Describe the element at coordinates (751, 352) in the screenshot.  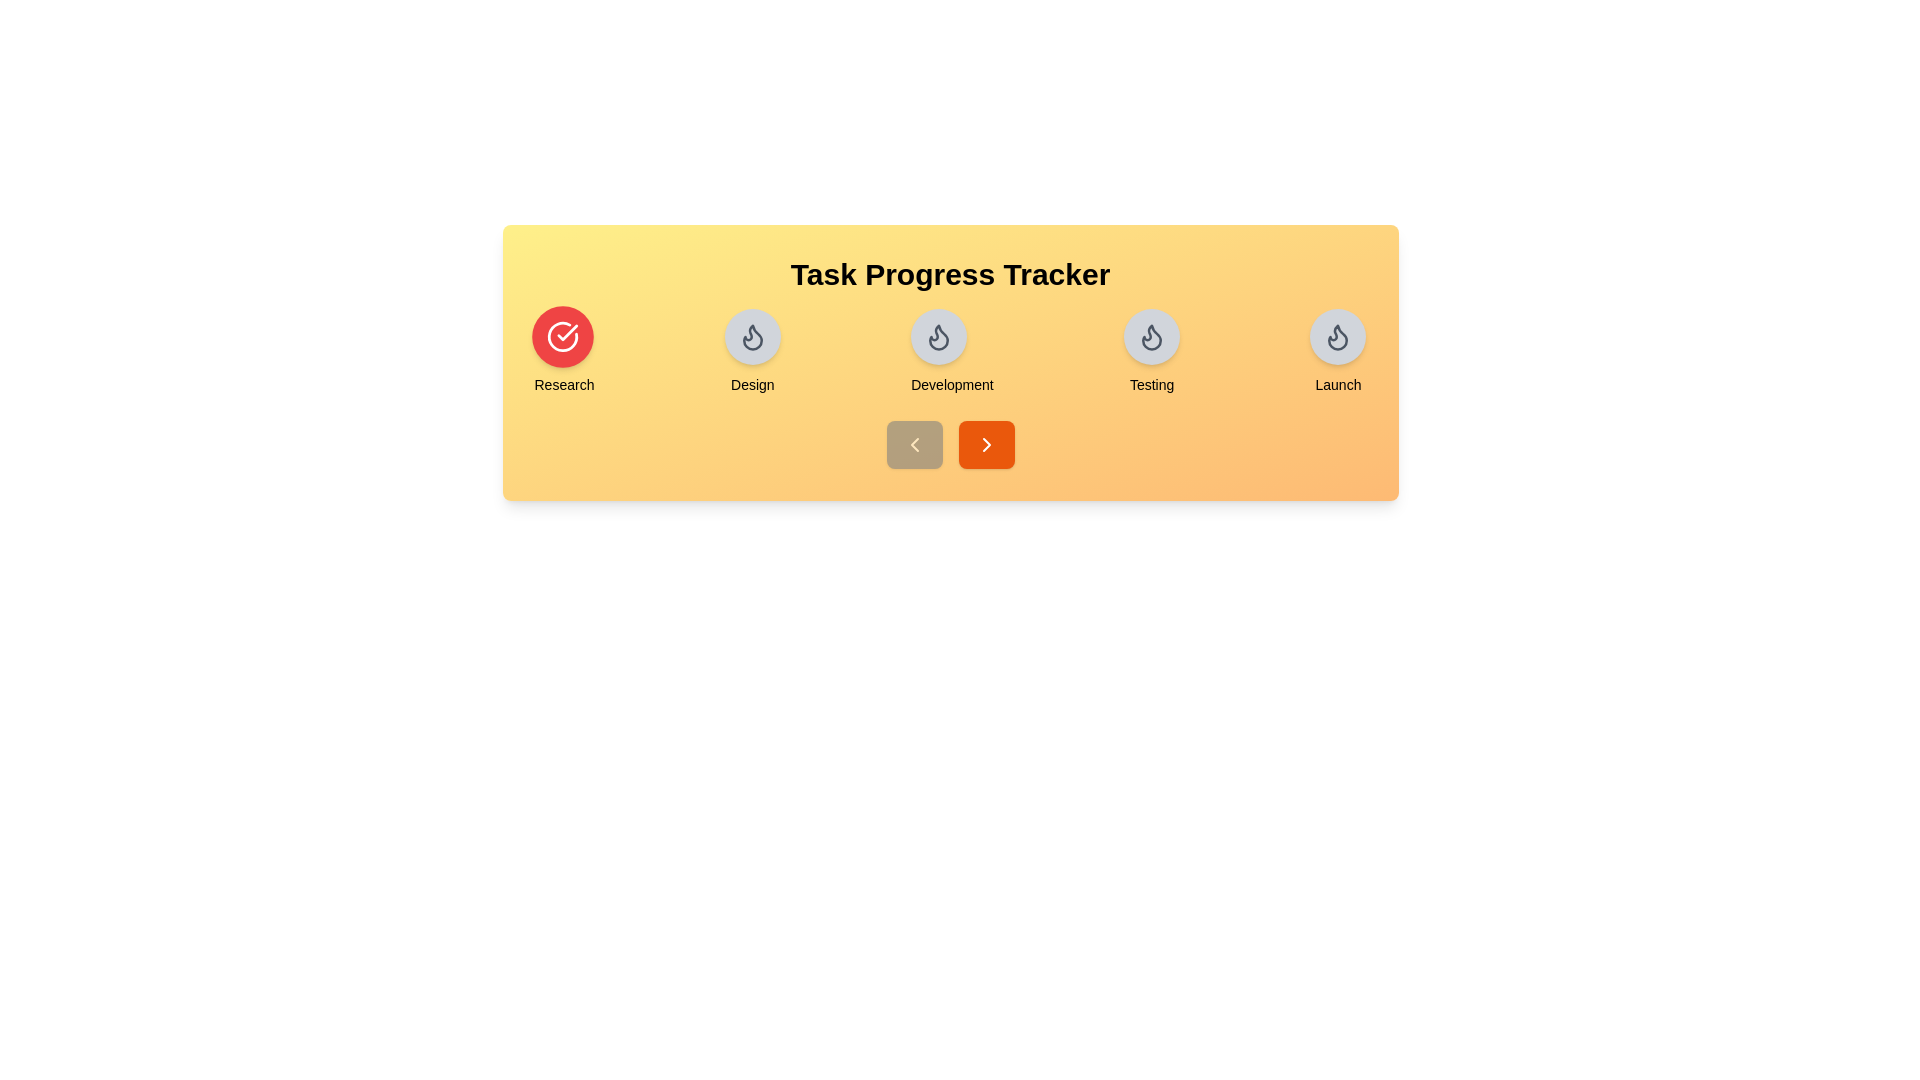
I see `the circular button labeled 'Design' with a flame icon, which is the second button from the left in a sequence of buttons` at that location.